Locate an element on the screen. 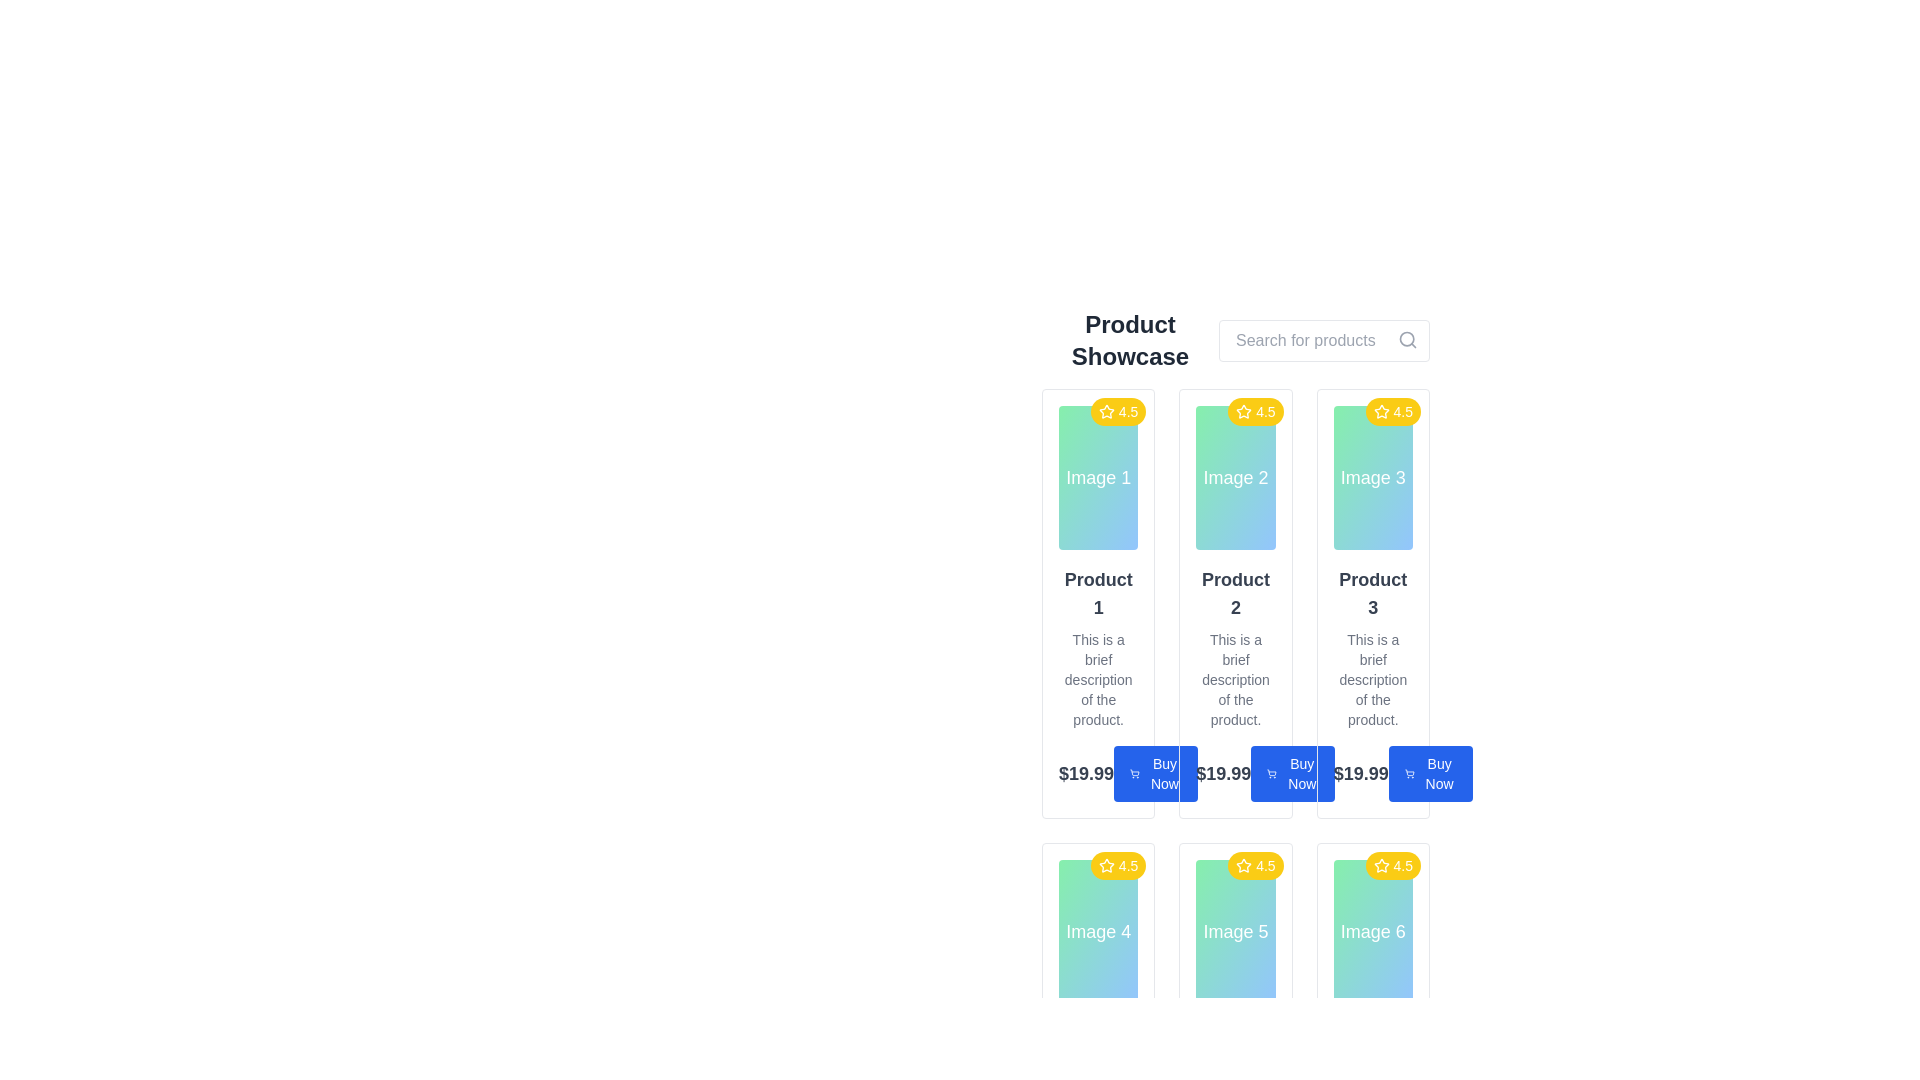  rating information displayed in the Rating component for 'Product 6', which shows a yellow rounded background with a white star icon and the text '4.5' is located at coordinates (1392, 865).